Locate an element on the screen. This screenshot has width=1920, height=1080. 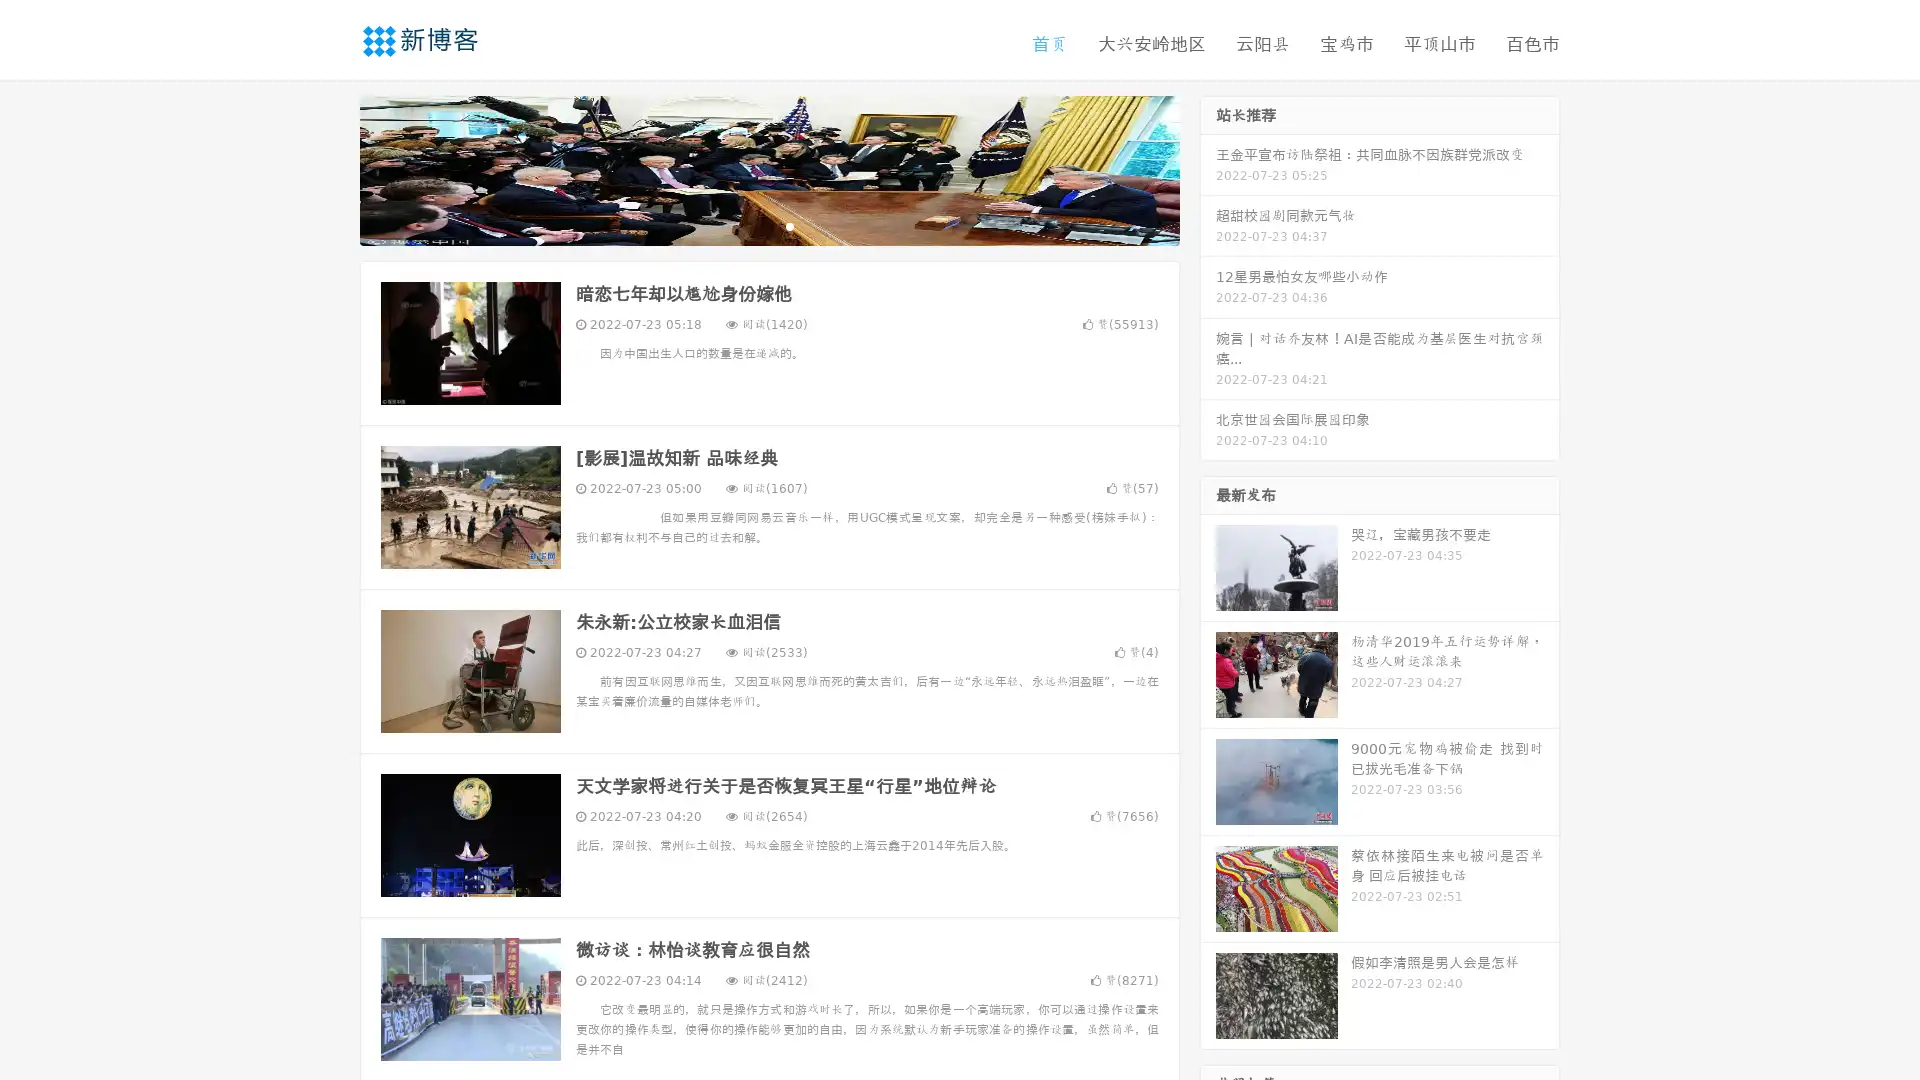
Next slide is located at coordinates (1208, 168).